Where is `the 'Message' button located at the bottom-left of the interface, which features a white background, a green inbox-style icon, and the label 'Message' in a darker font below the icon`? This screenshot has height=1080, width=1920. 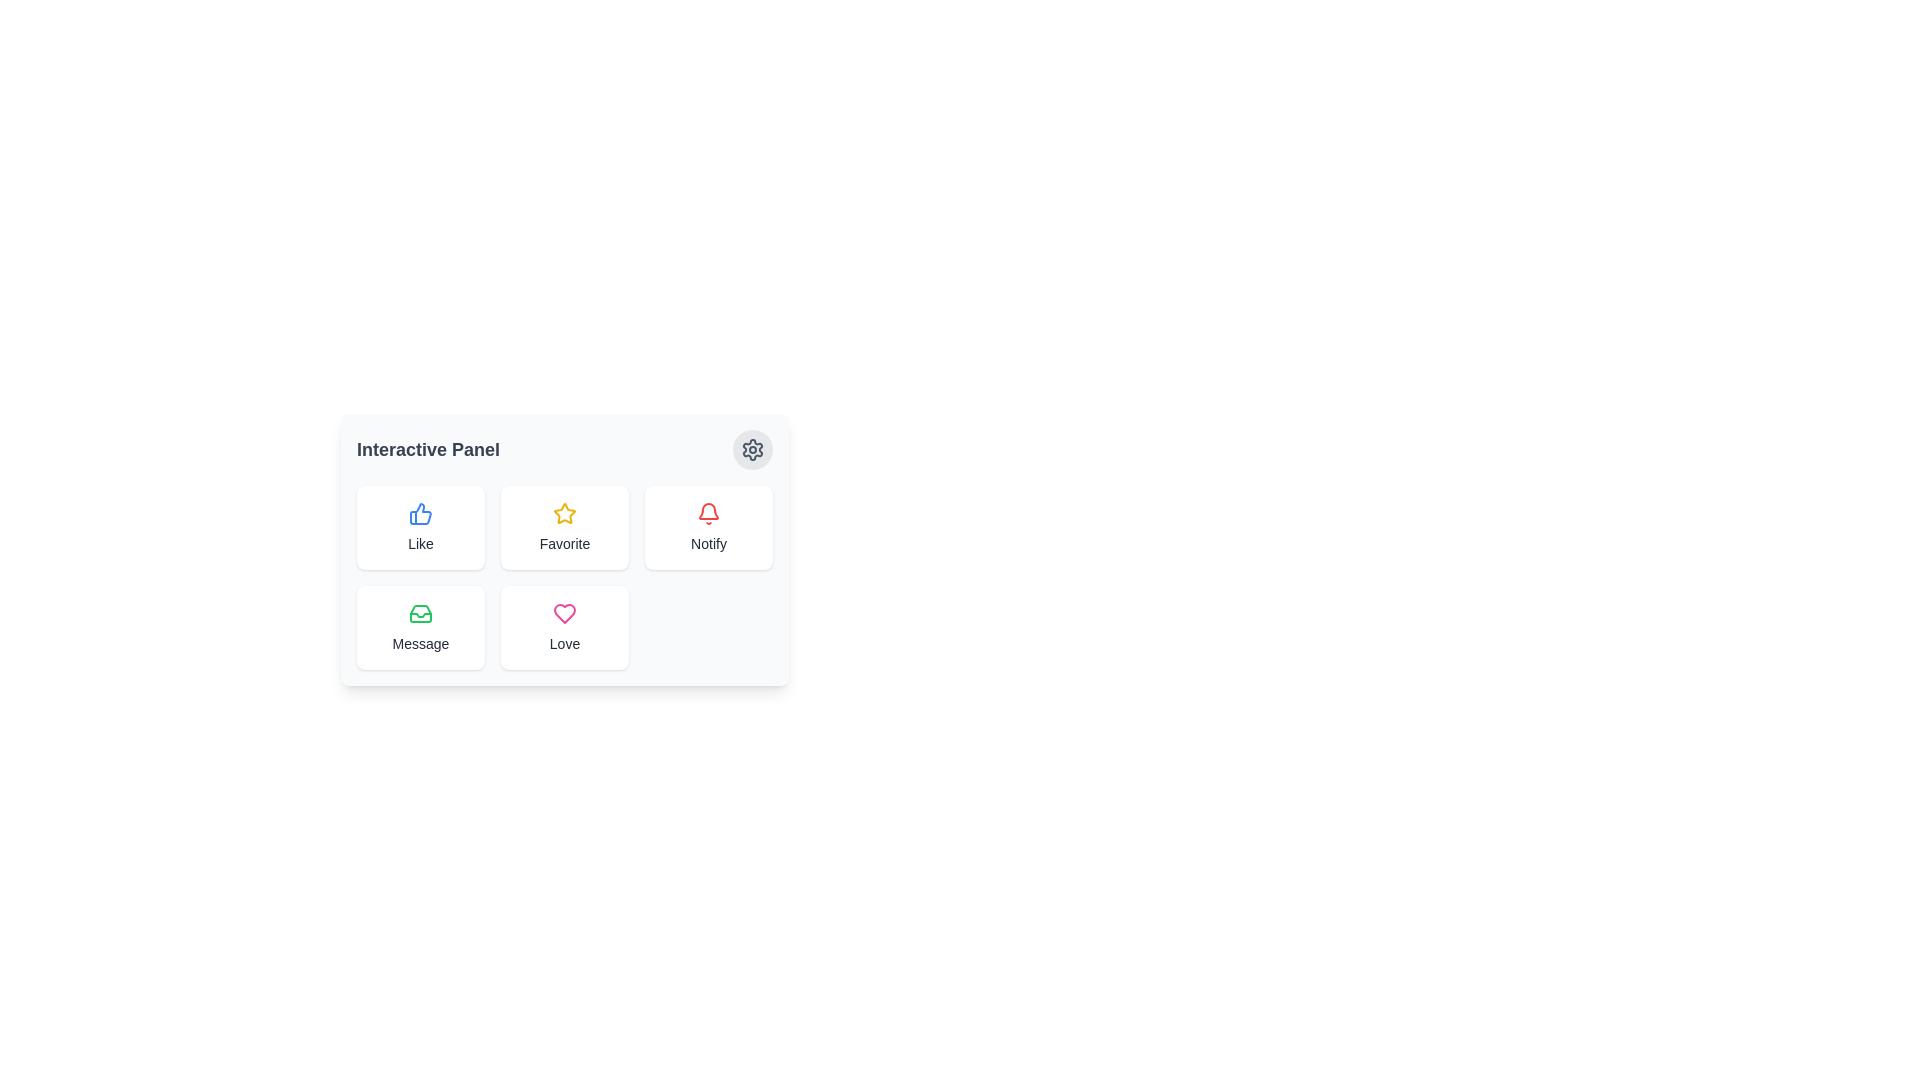 the 'Message' button located at the bottom-left of the interface, which features a white background, a green inbox-style icon, and the label 'Message' in a darker font below the icon is located at coordinates (420, 627).